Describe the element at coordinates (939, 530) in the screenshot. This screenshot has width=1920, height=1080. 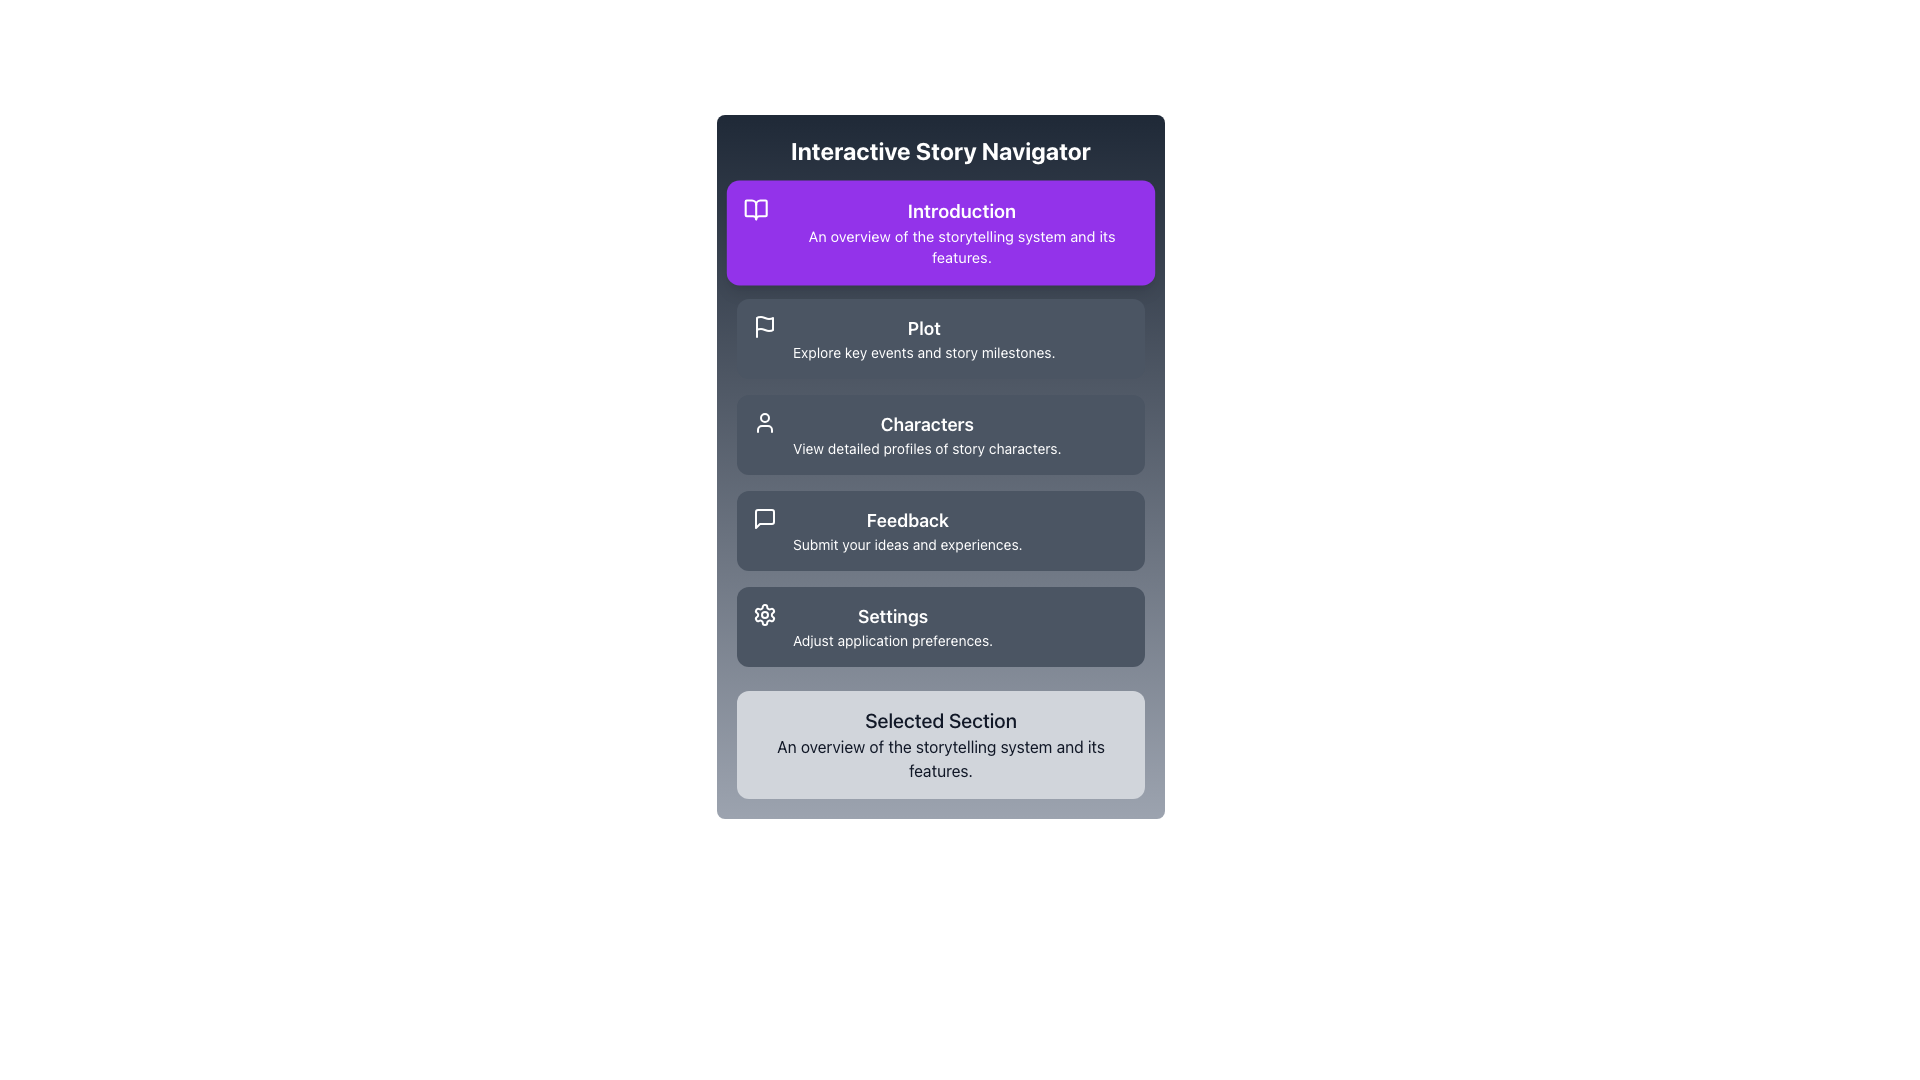
I see `the navigational button located fourth in the vertical list, positioned between the 'Characters' card and the 'Settings' card` at that location.